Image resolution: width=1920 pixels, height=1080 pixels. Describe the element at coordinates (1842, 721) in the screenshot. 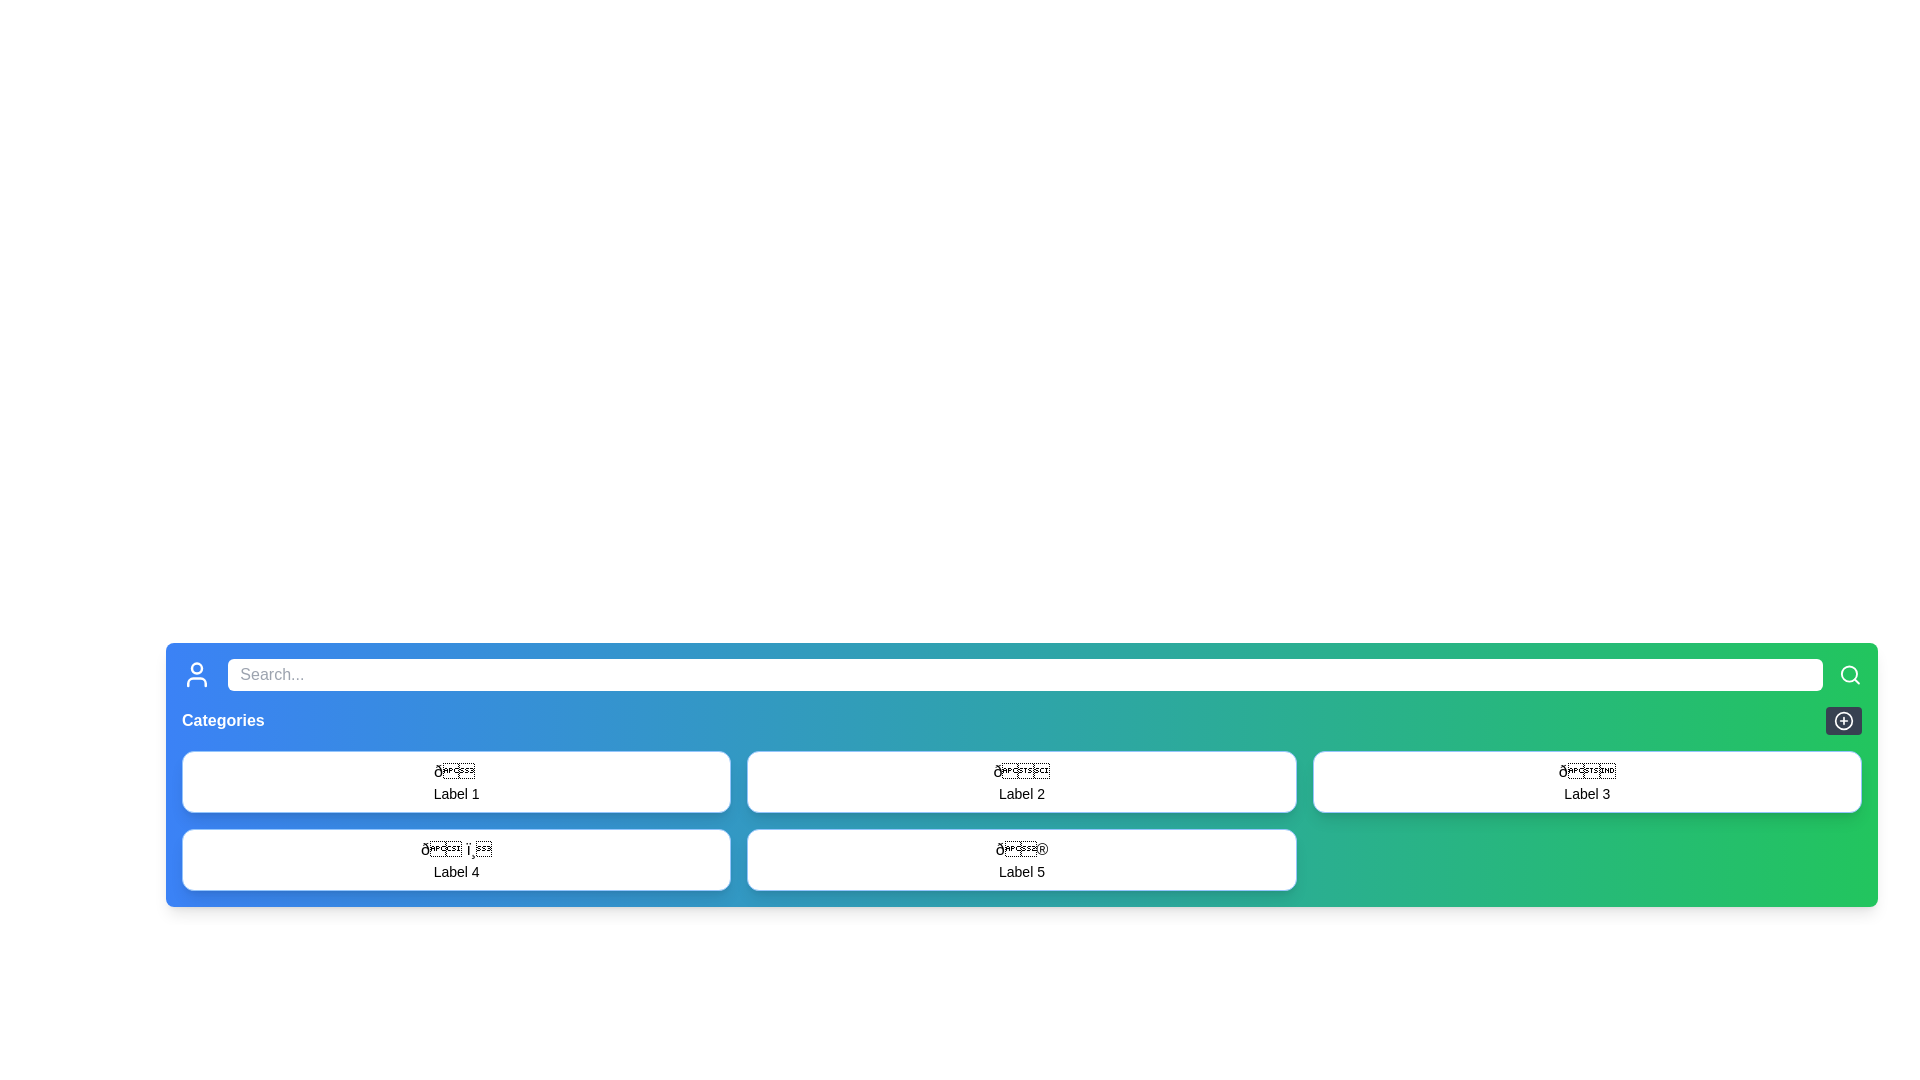

I see `the circular icon button with a plus sign, located on the right side of the green toolbar` at that location.